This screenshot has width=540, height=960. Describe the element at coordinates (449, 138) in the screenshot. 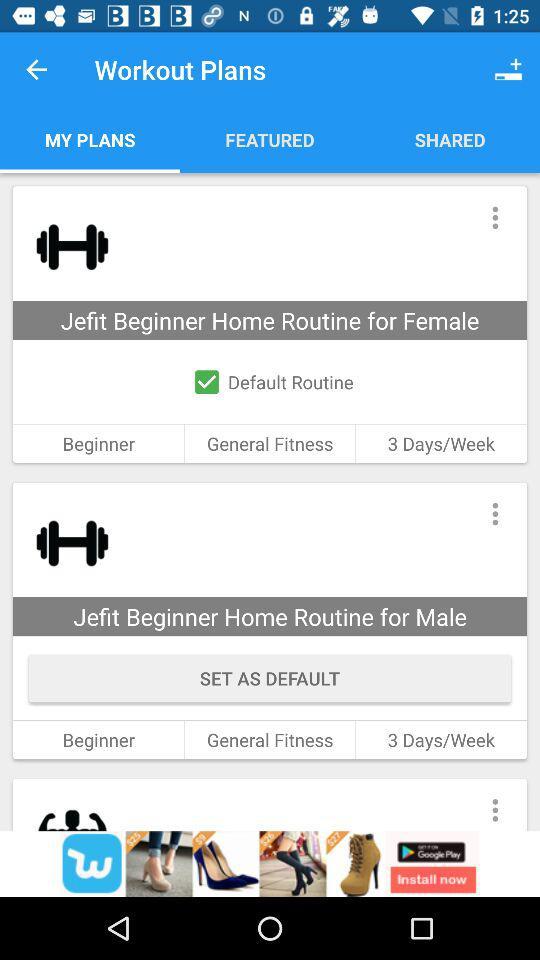

I see `the tab shared on the web page` at that location.